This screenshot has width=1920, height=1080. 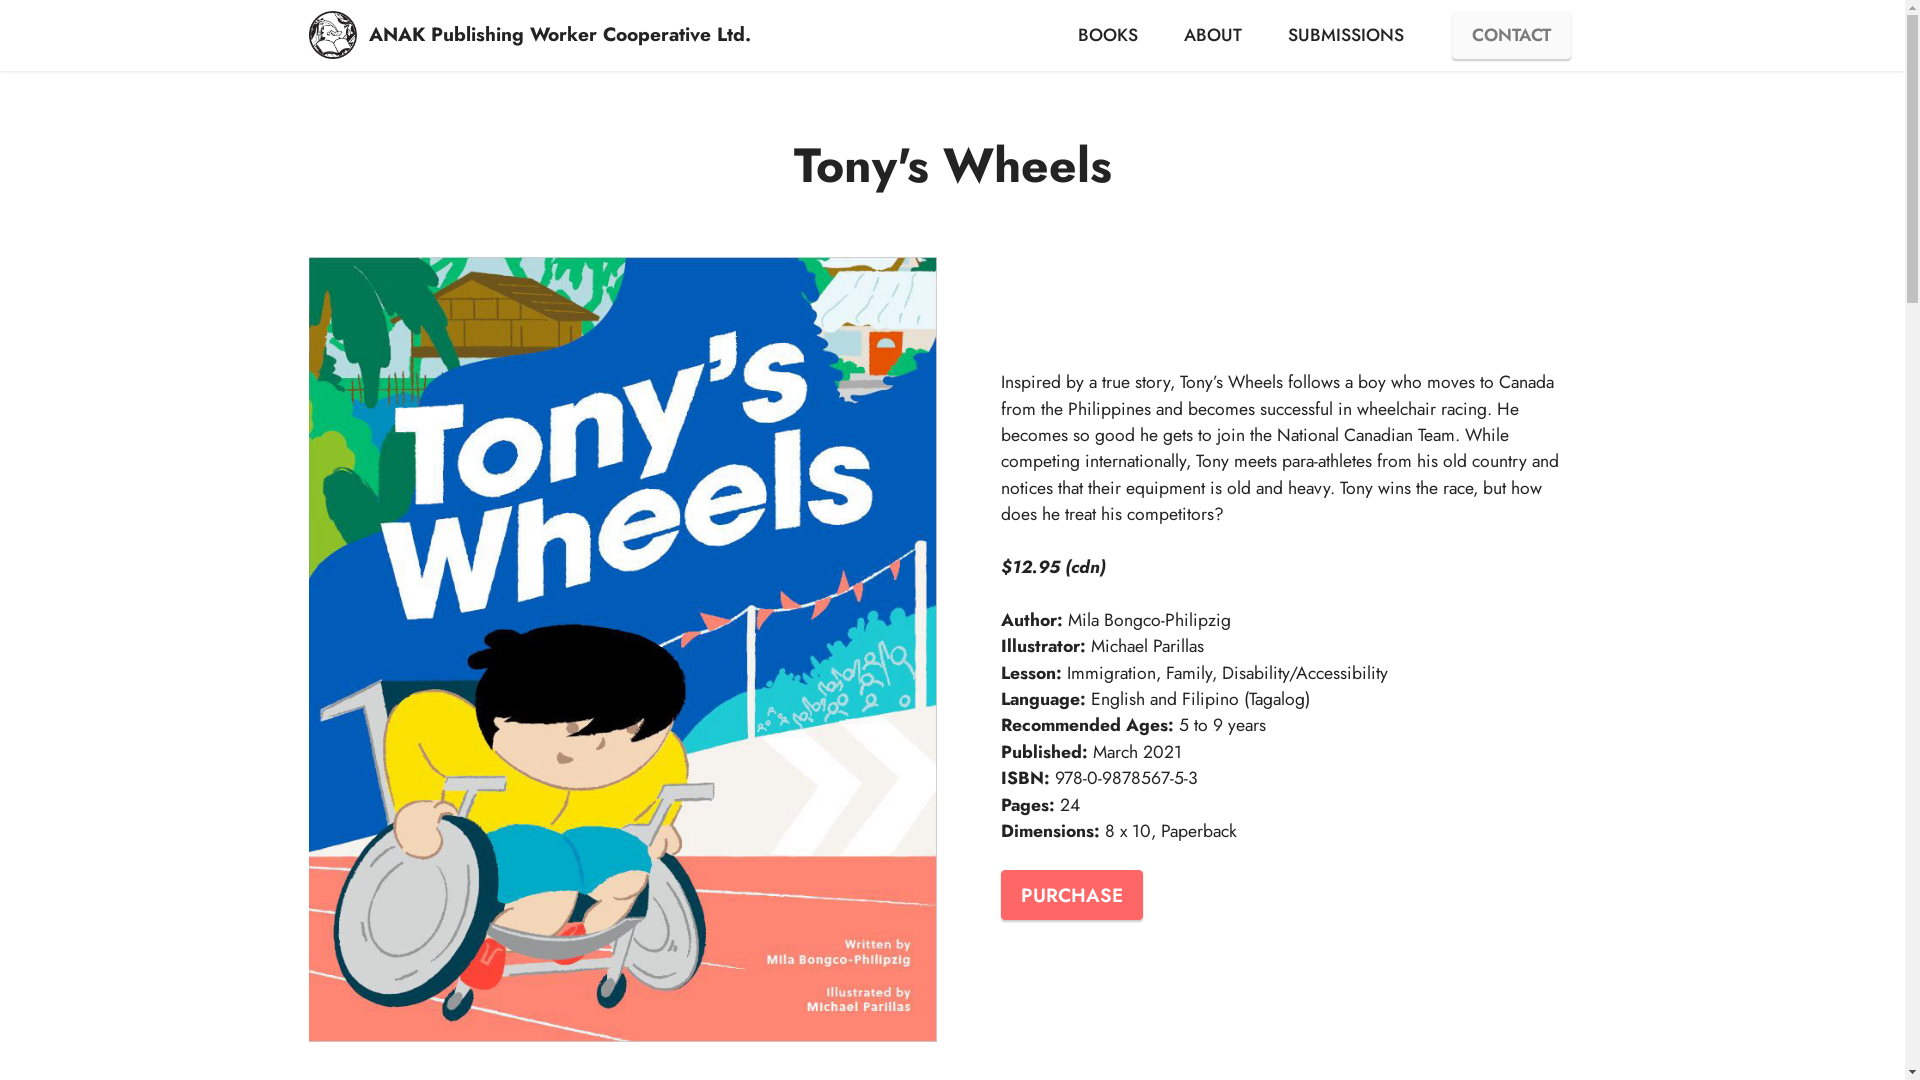 What do you see at coordinates (1107, 34) in the screenshot?
I see `'BOOKS'` at bounding box center [1107, 34].